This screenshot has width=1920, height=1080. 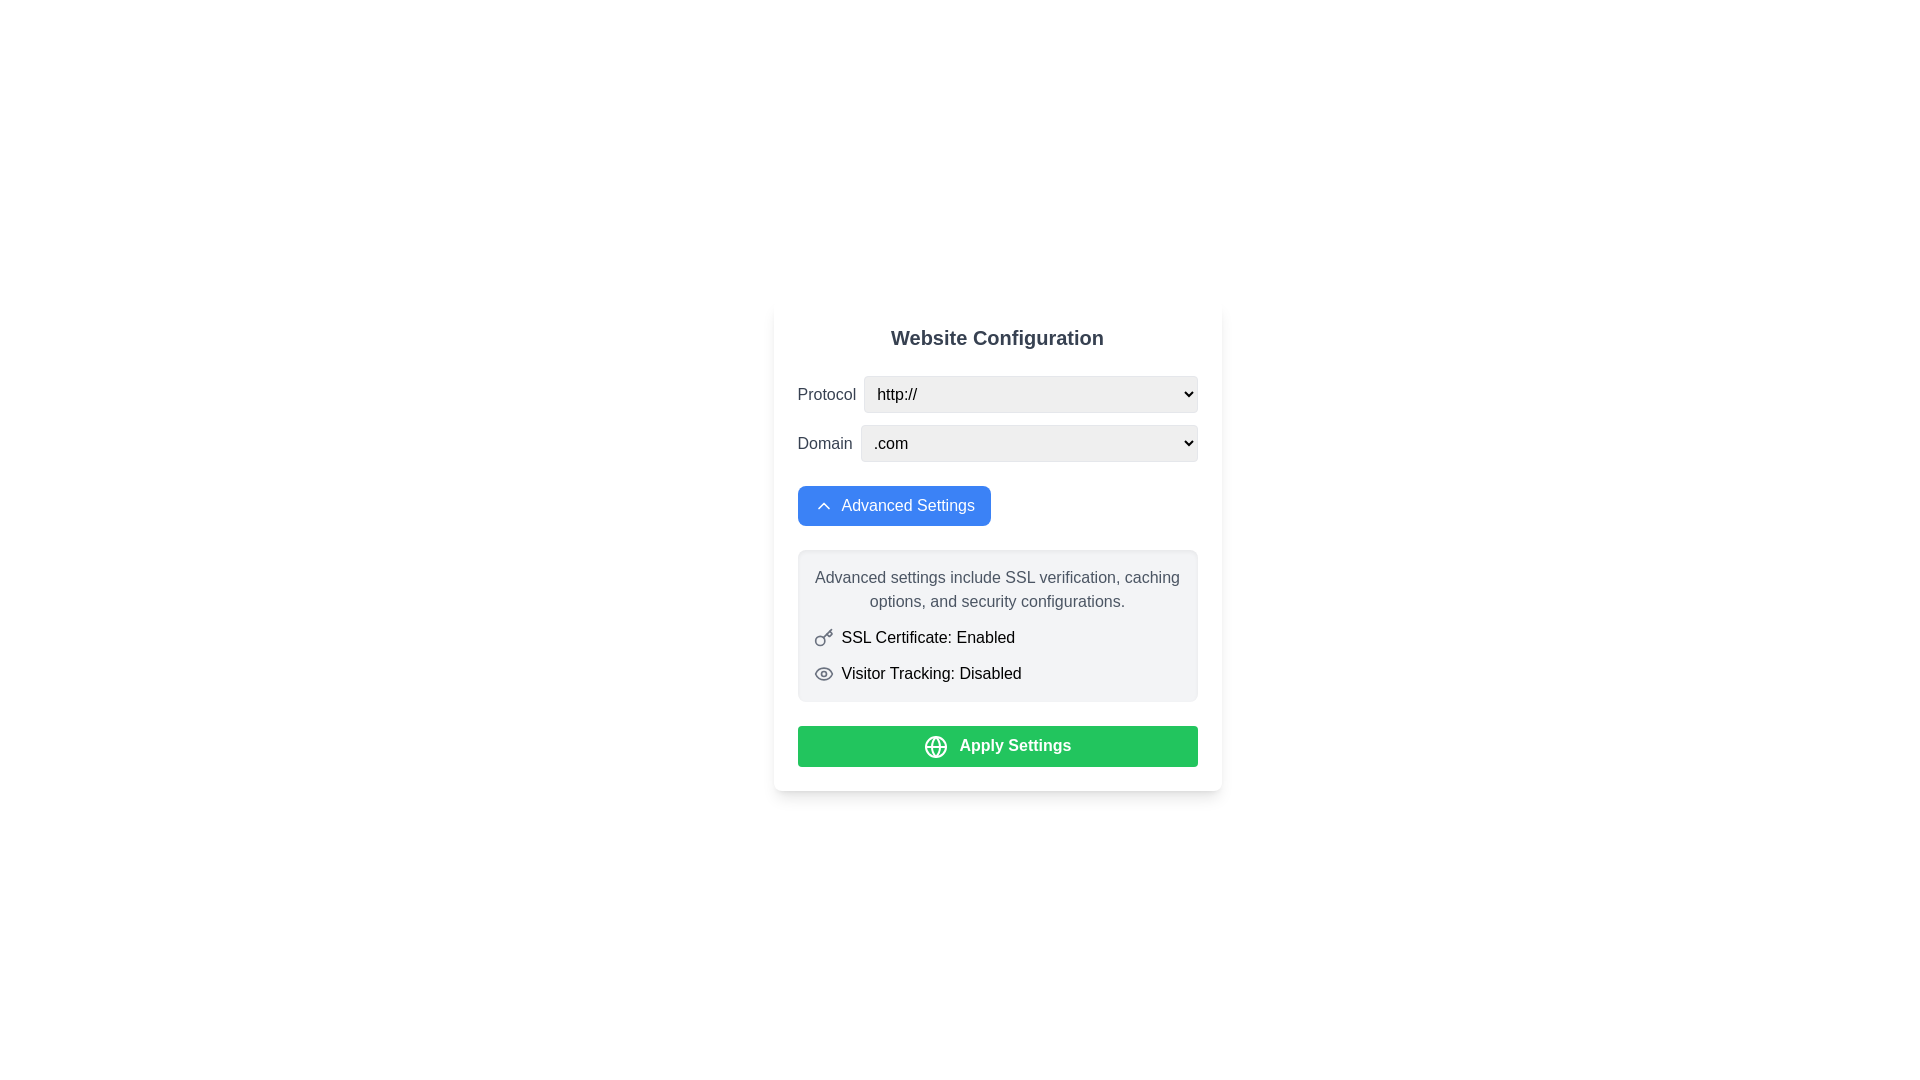 What do you see at coordinates (1029, 442) in the screenshot?
I see `the dropdown menu with rounded borders containing options like '.com', '.net', and '.org'` at bounding box center [1029, 442].